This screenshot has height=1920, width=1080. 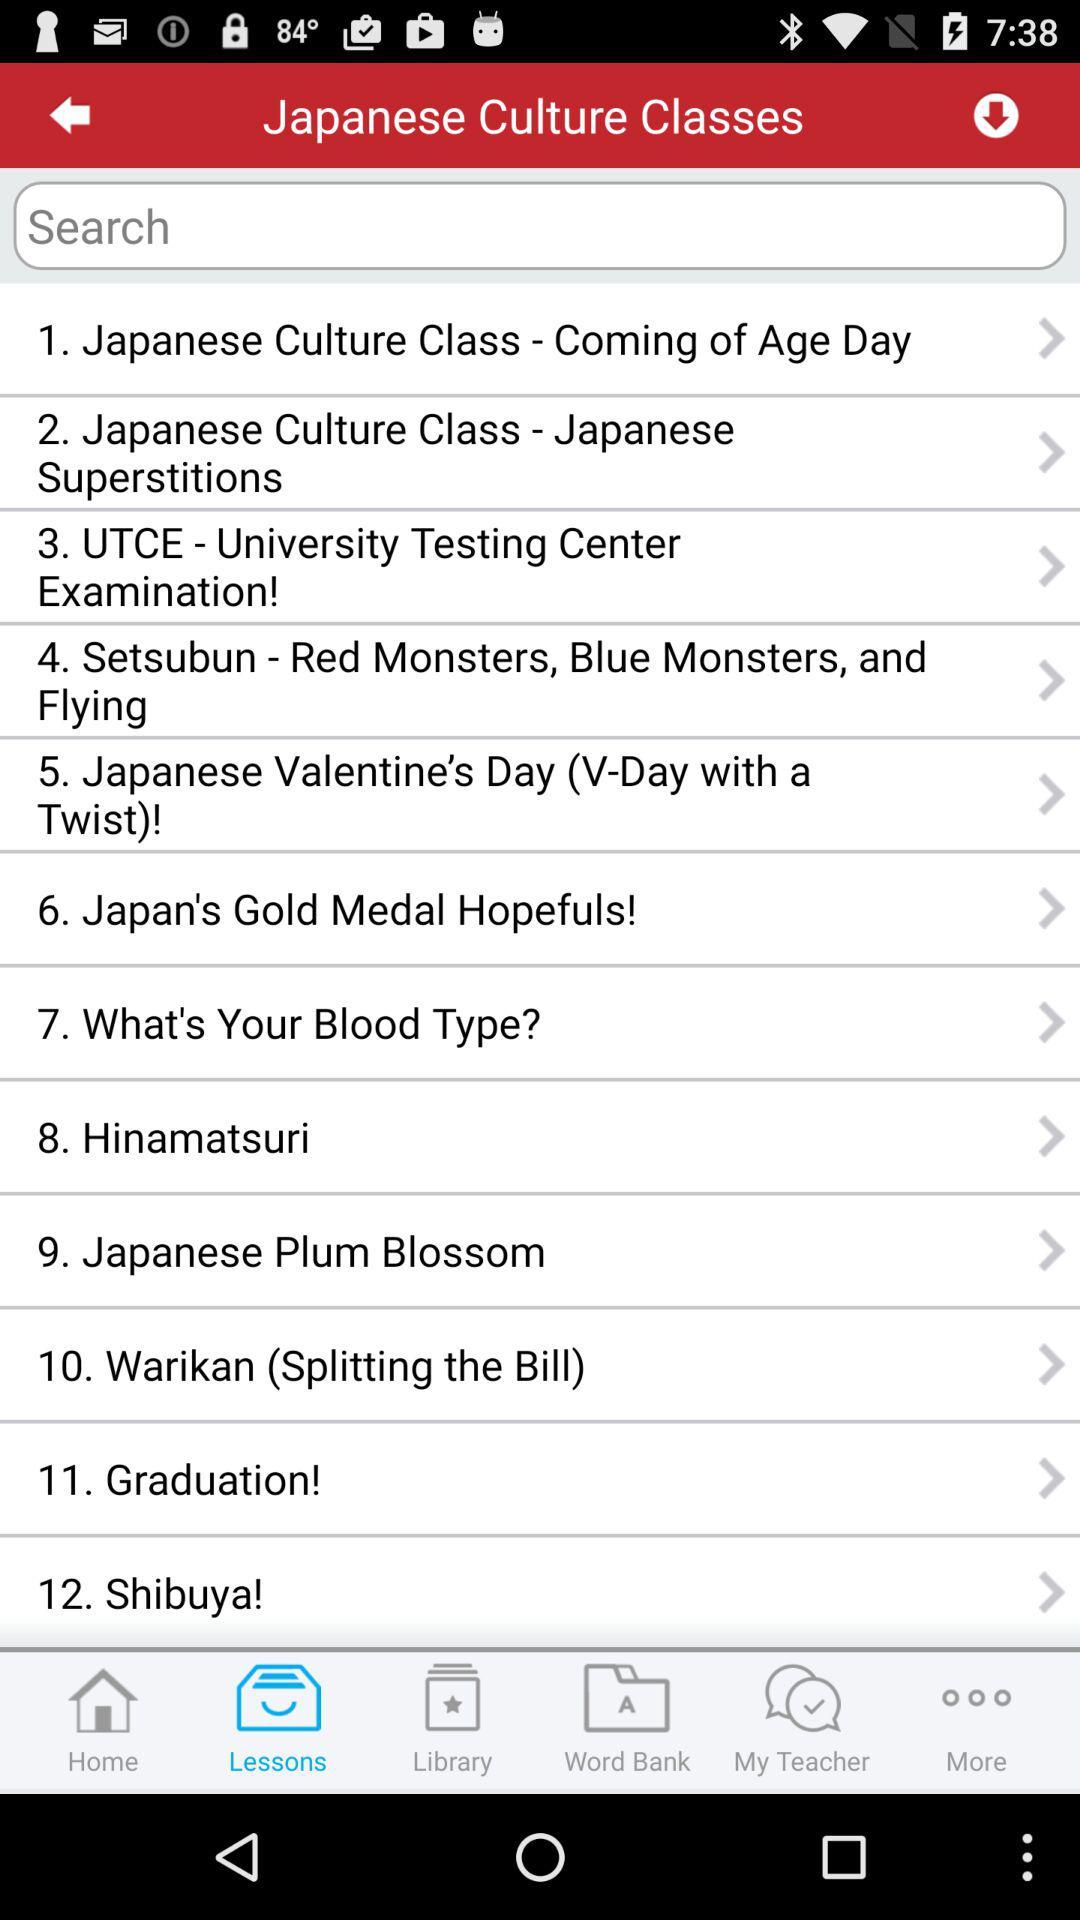 I want to click on the search bar, so click(x=540, y=225).